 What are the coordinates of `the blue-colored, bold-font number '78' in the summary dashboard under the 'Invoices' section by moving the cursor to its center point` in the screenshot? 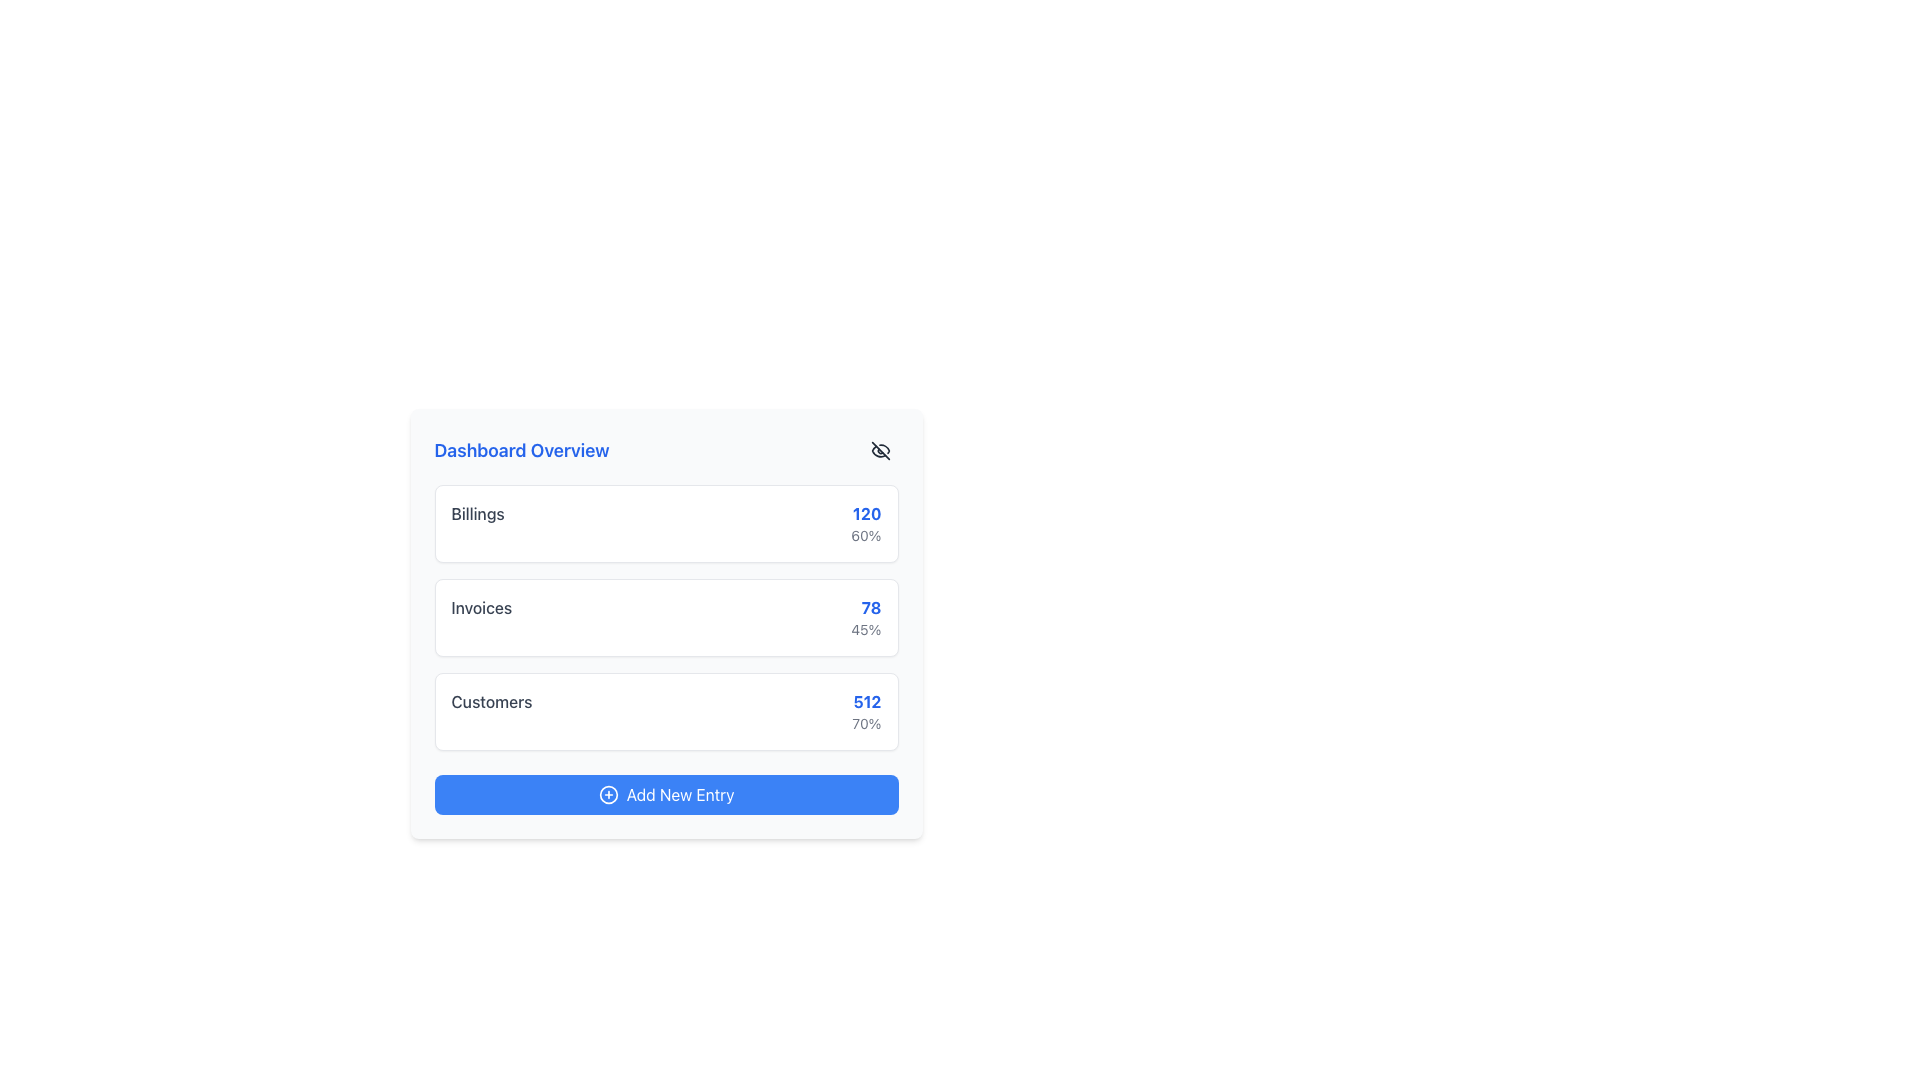 It's located at (866, 607).